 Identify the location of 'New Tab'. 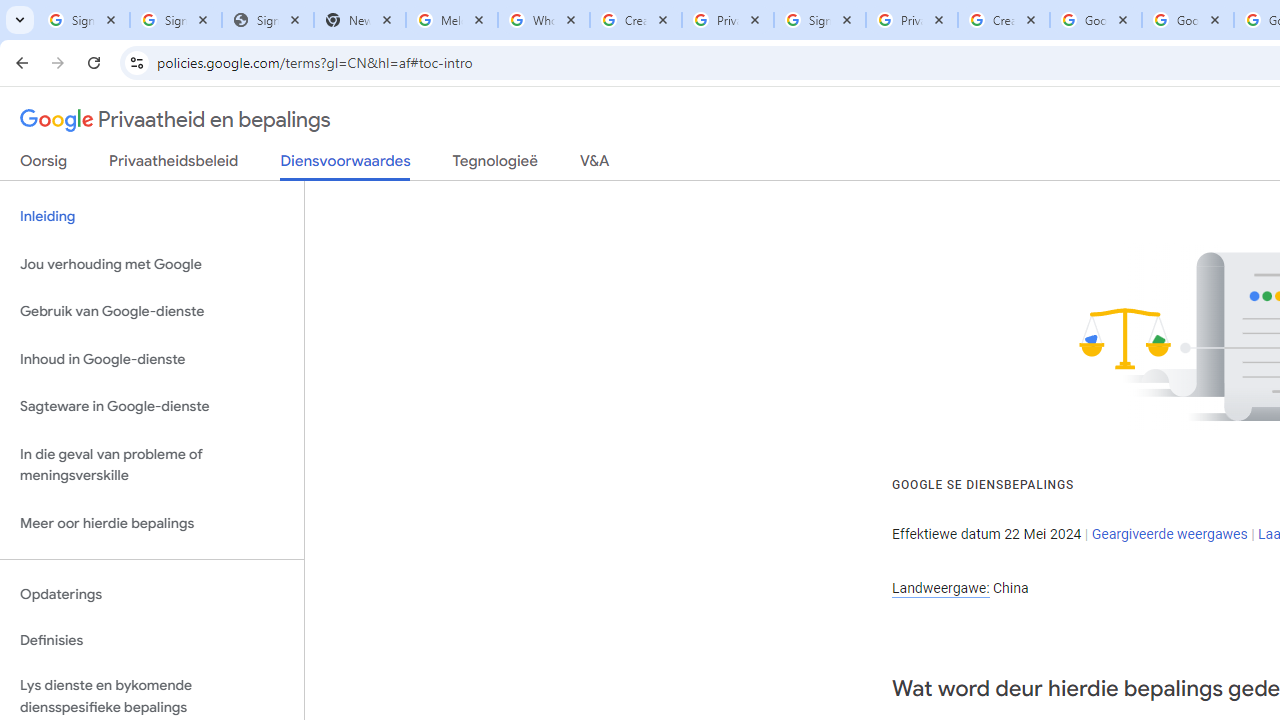
(359, 20).